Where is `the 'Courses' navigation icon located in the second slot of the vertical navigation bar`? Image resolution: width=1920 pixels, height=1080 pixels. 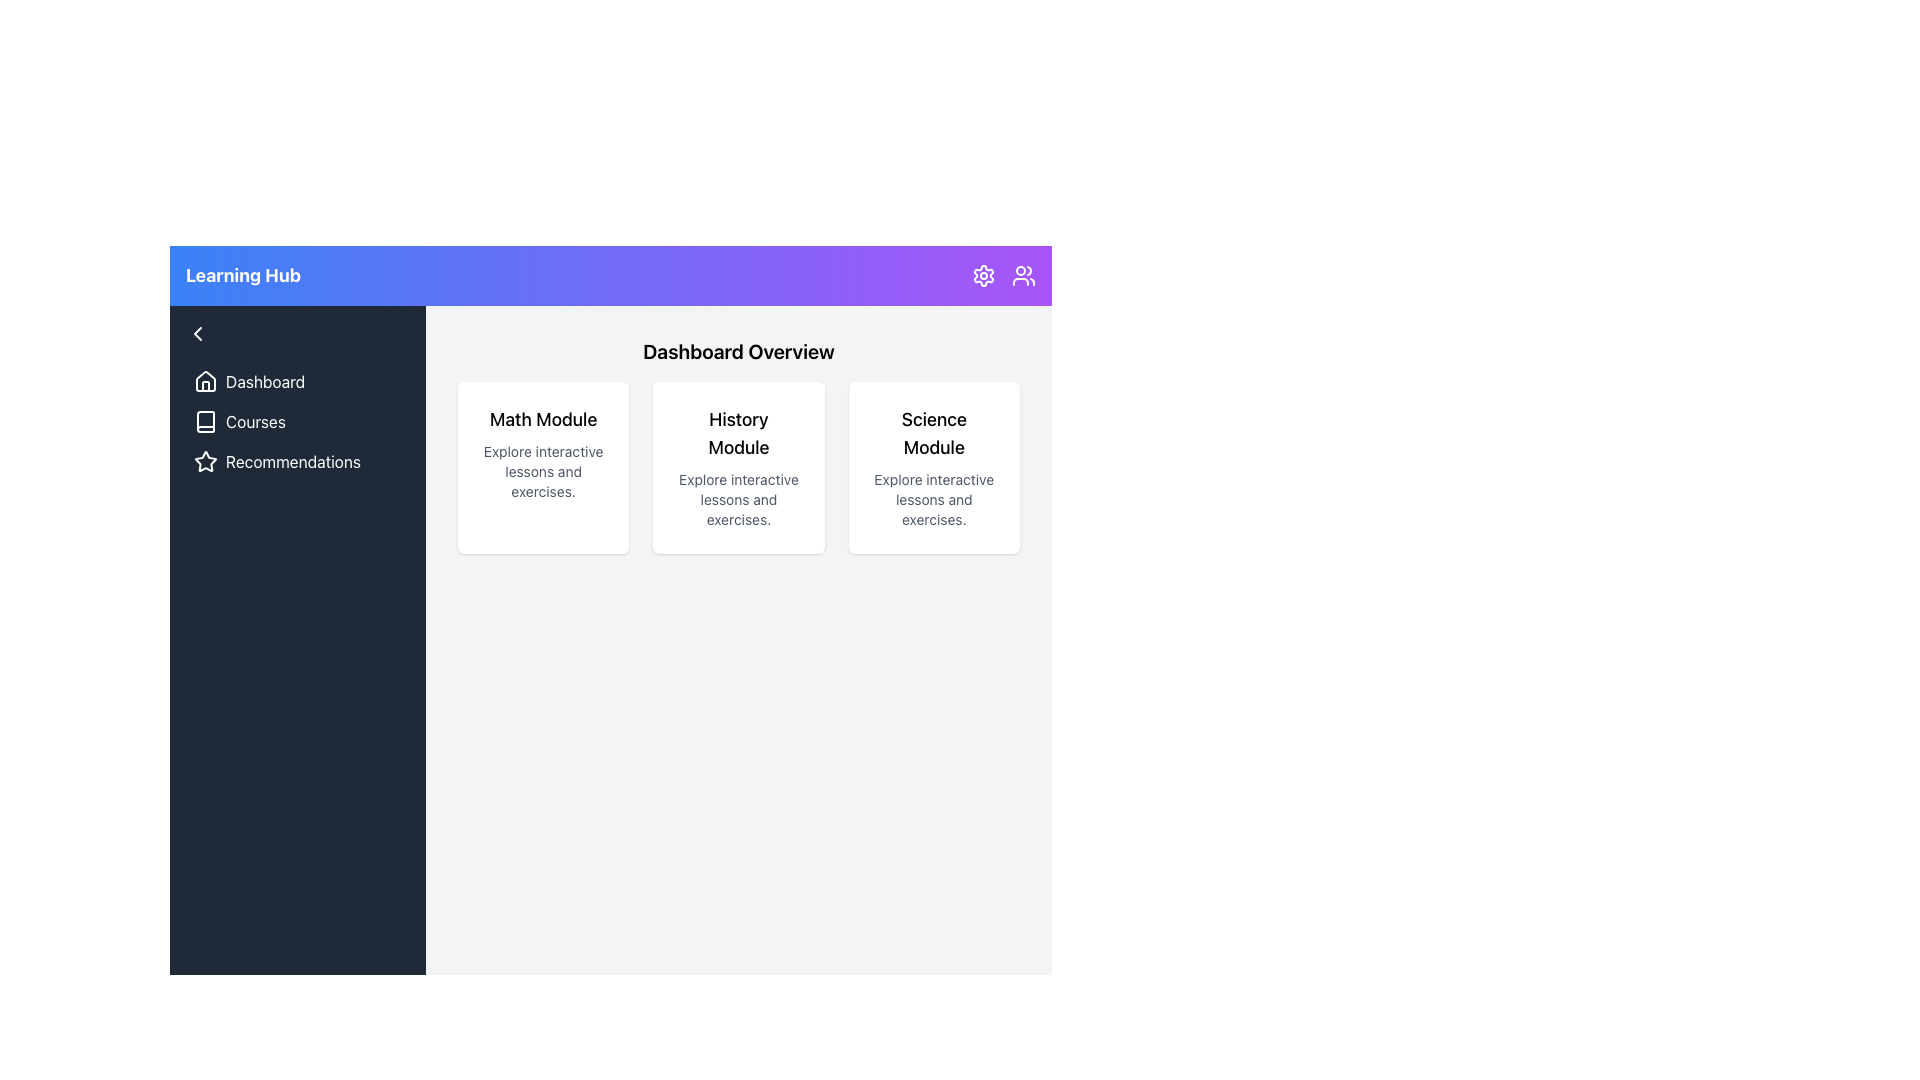 the 'Courses' navigation icon located in the second slot of the vertical navigation bar is located at coordinates (206, 420).